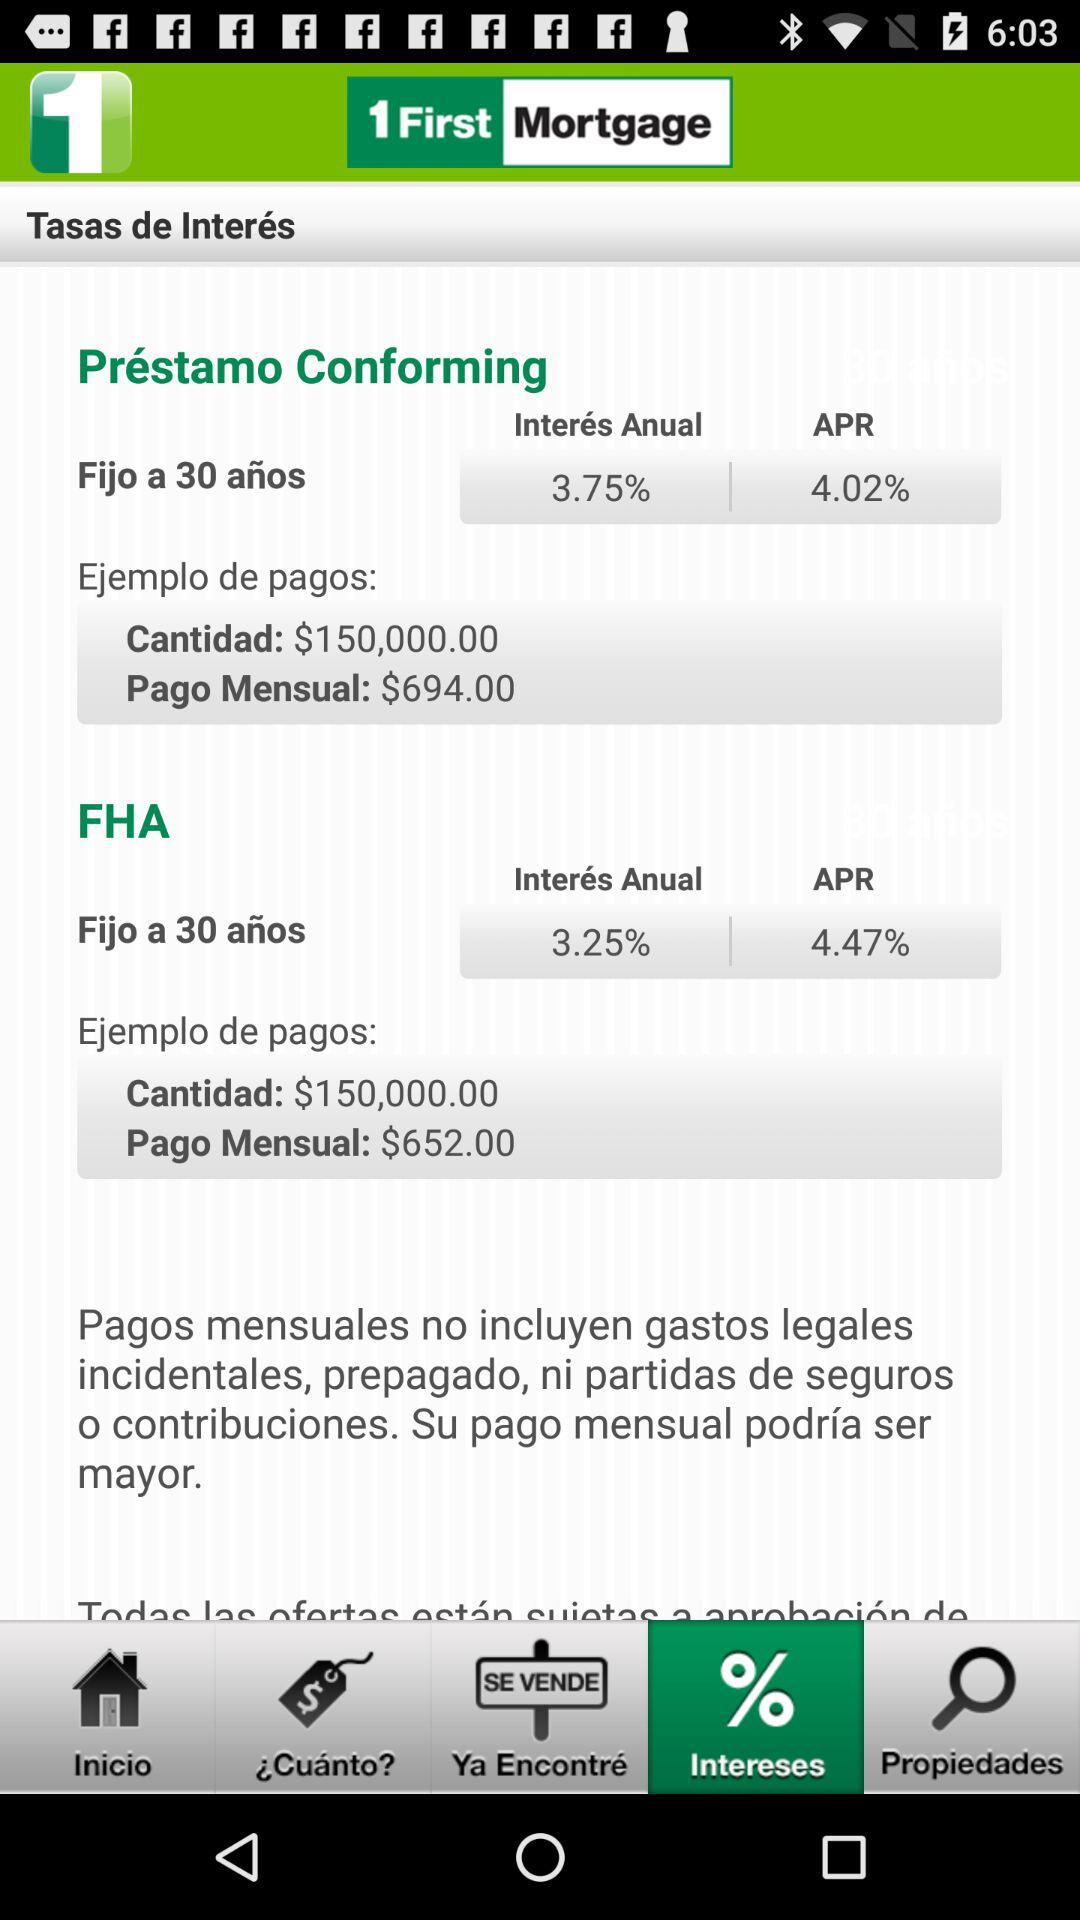 This screenshot has width=1080, height=1920. I want to click on open options, so click(80, 121).